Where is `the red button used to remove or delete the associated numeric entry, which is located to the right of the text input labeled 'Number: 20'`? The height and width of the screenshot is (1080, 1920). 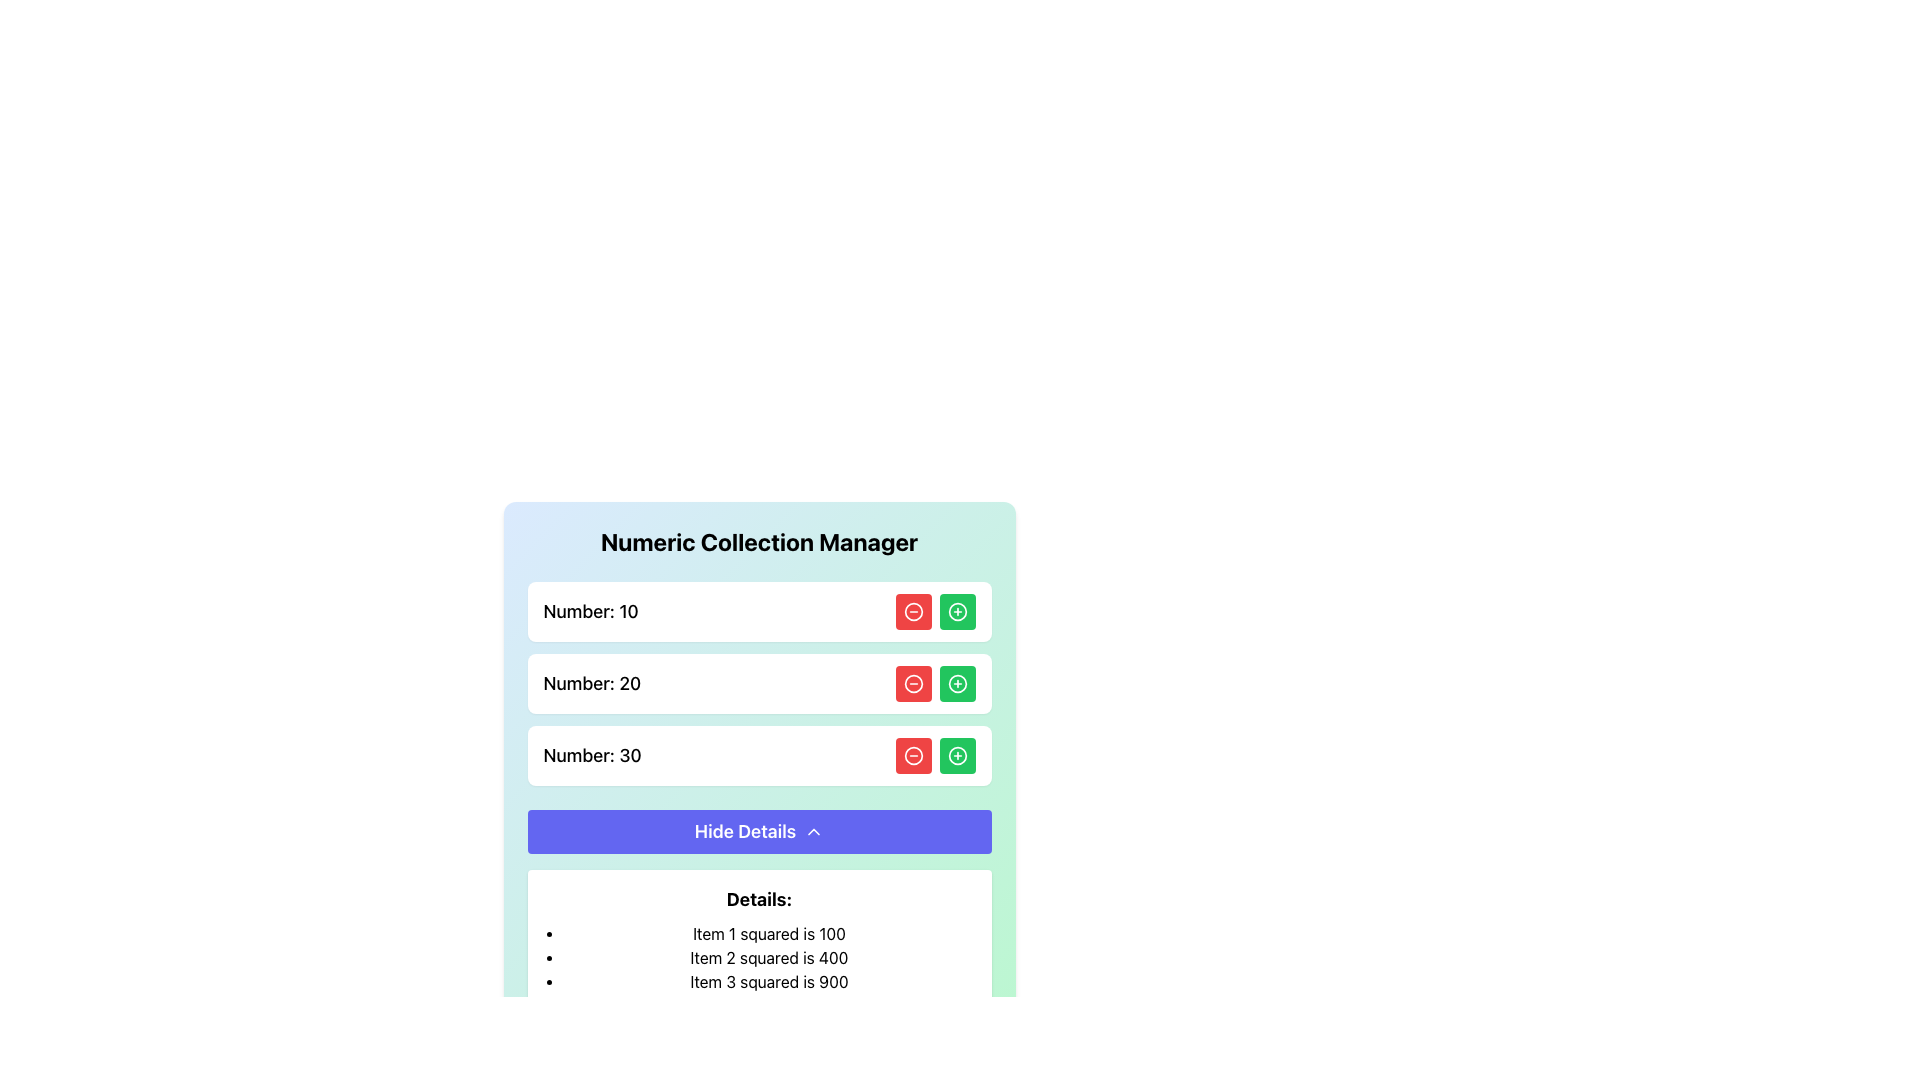
the red button used to remove or delete the associated numeric entry, which is located to the right of the text input labeled 'Number: 20' is located at coordinates (912, 682).